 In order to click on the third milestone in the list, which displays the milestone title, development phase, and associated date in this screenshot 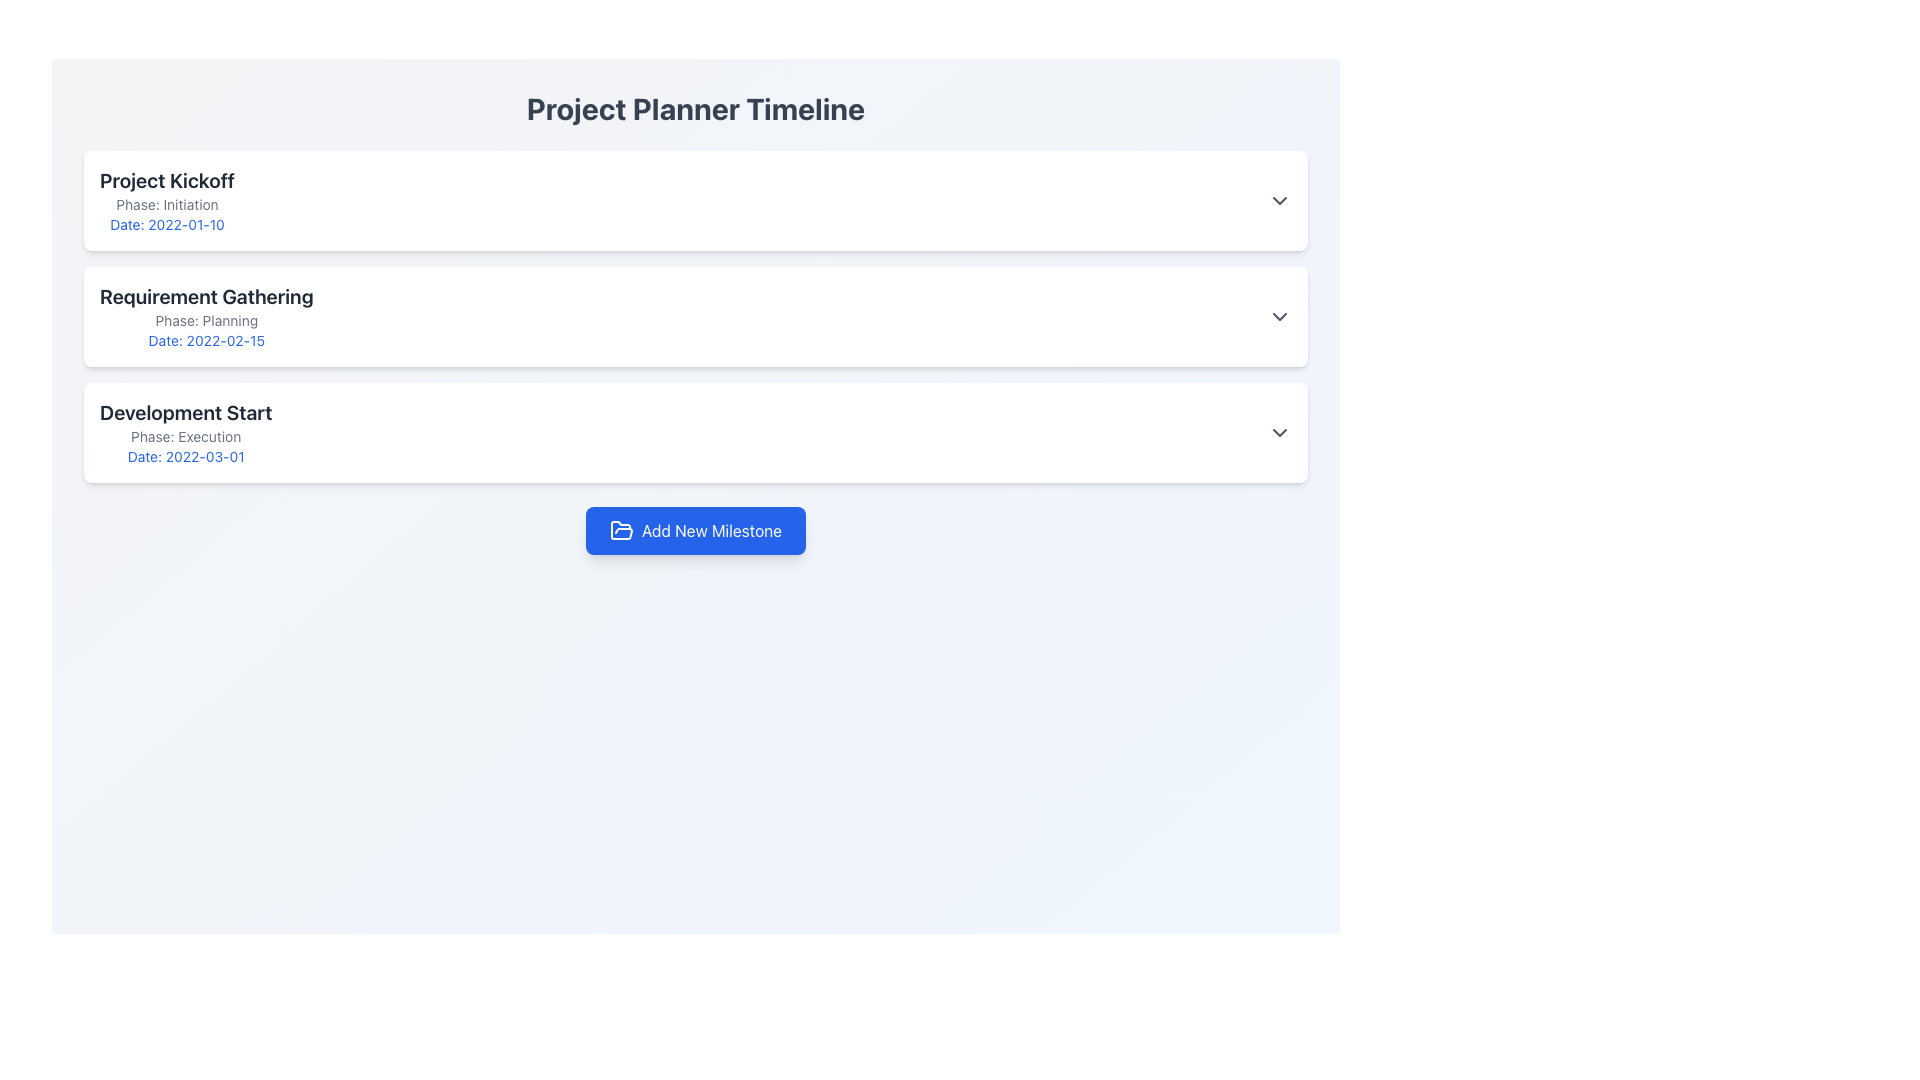, I will do `click(186, 431)`.